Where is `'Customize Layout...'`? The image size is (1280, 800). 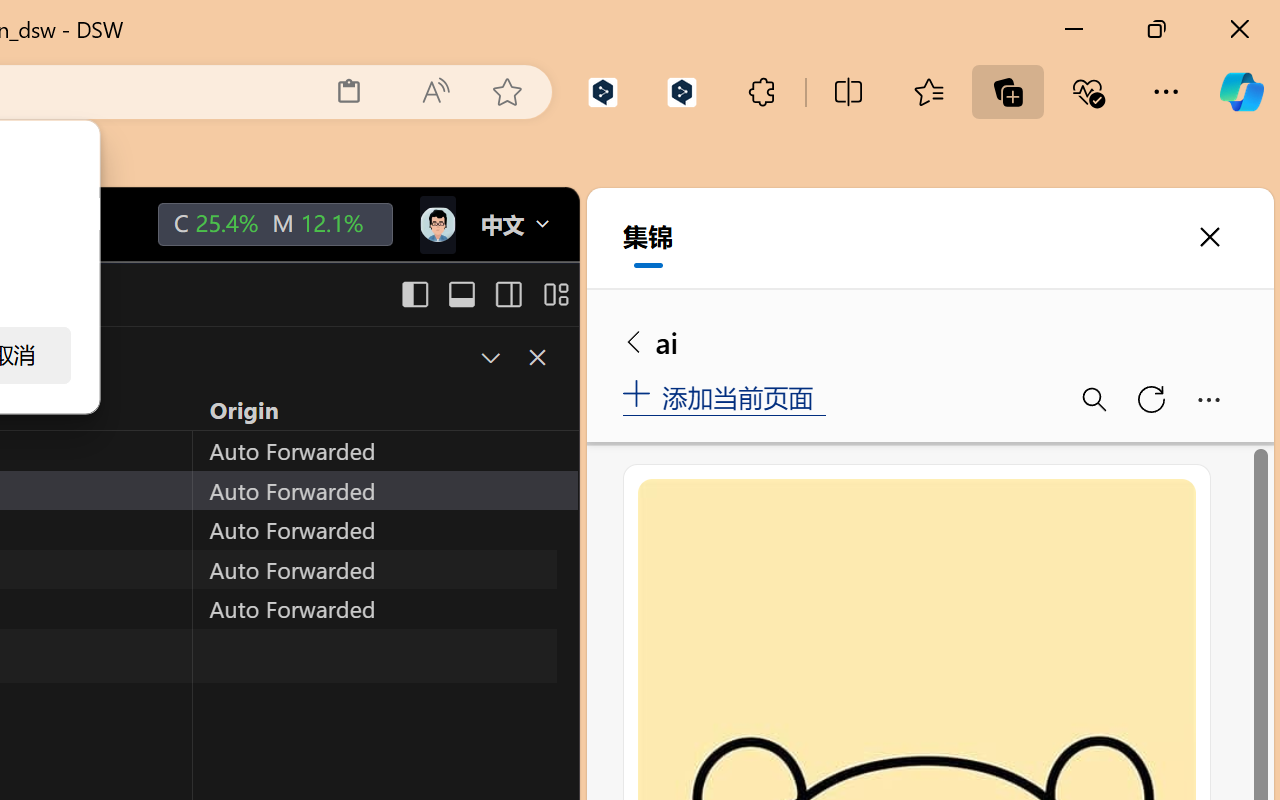 'Customize Layout...' is located at coordinates (554, 294).